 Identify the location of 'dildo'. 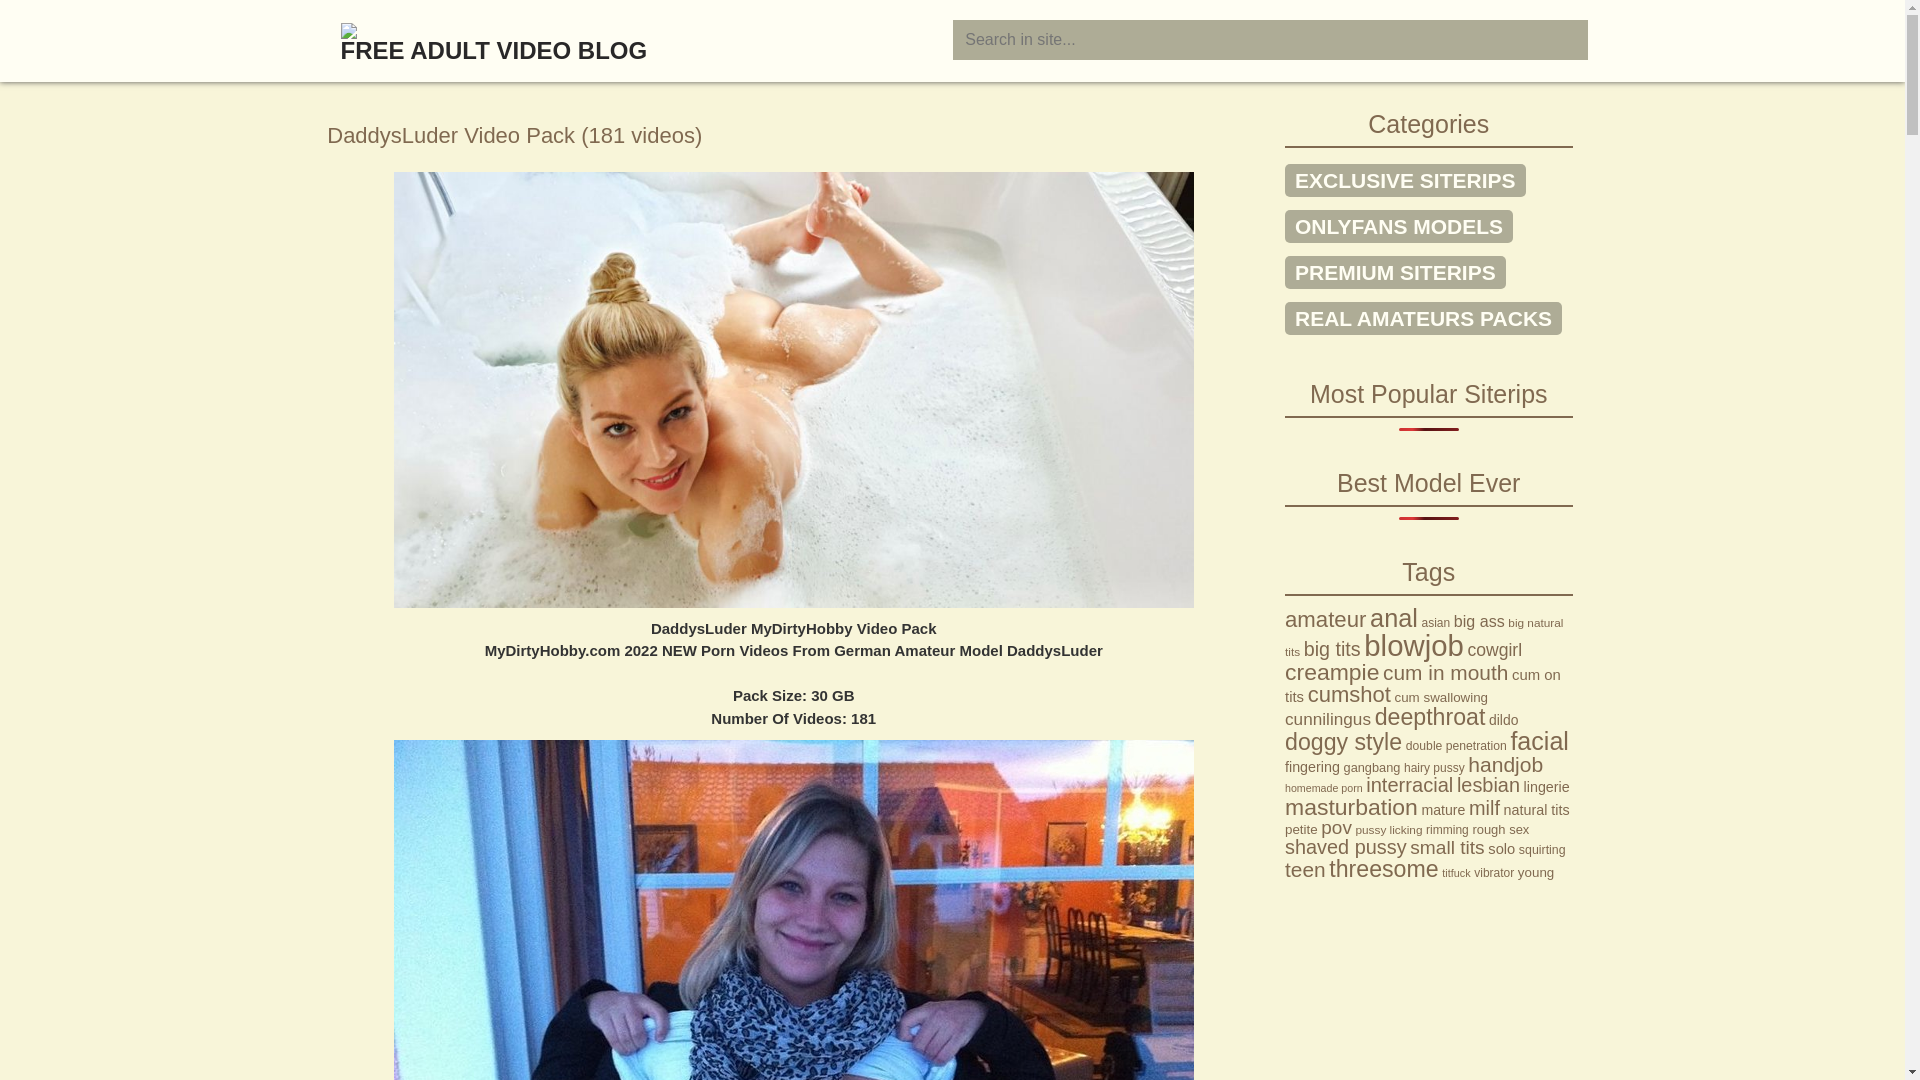
(1503, 720).